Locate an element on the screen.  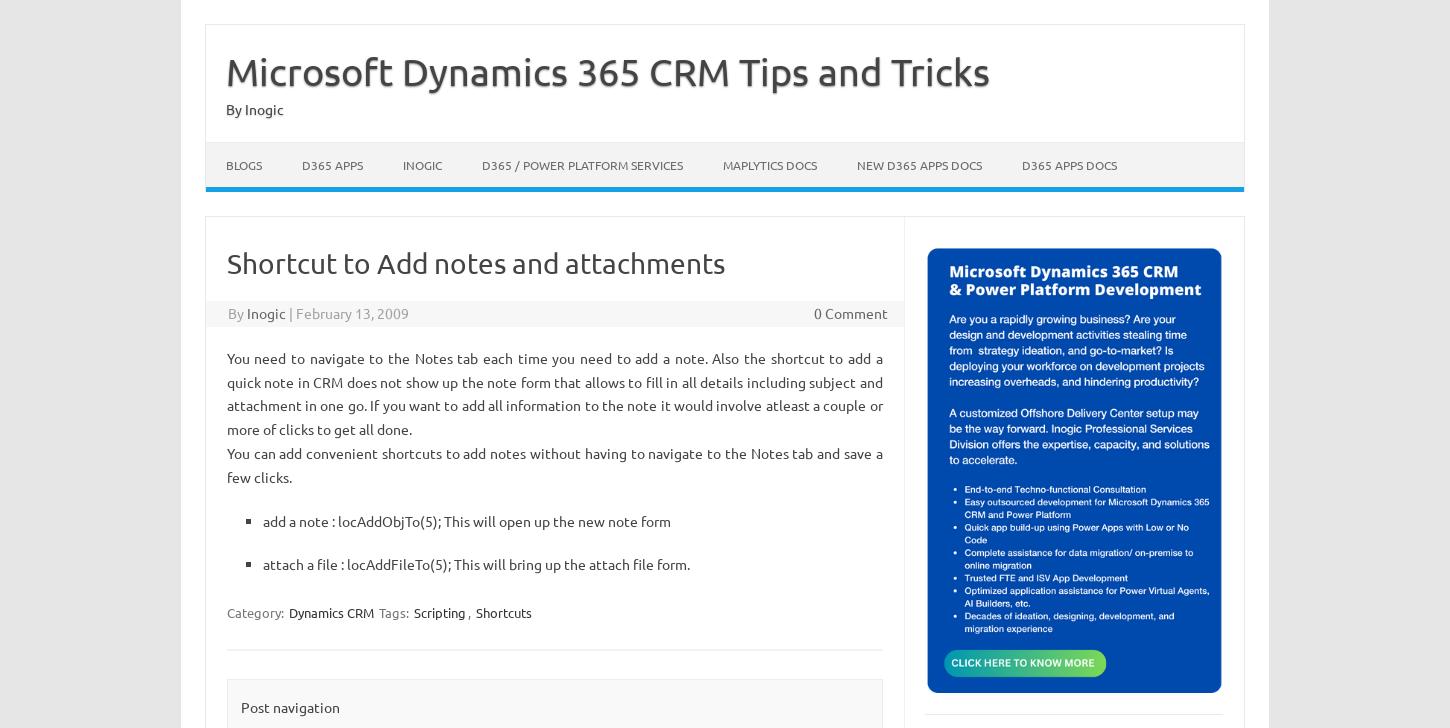
'February 13, 2009' is located at coordinates (352, 312).